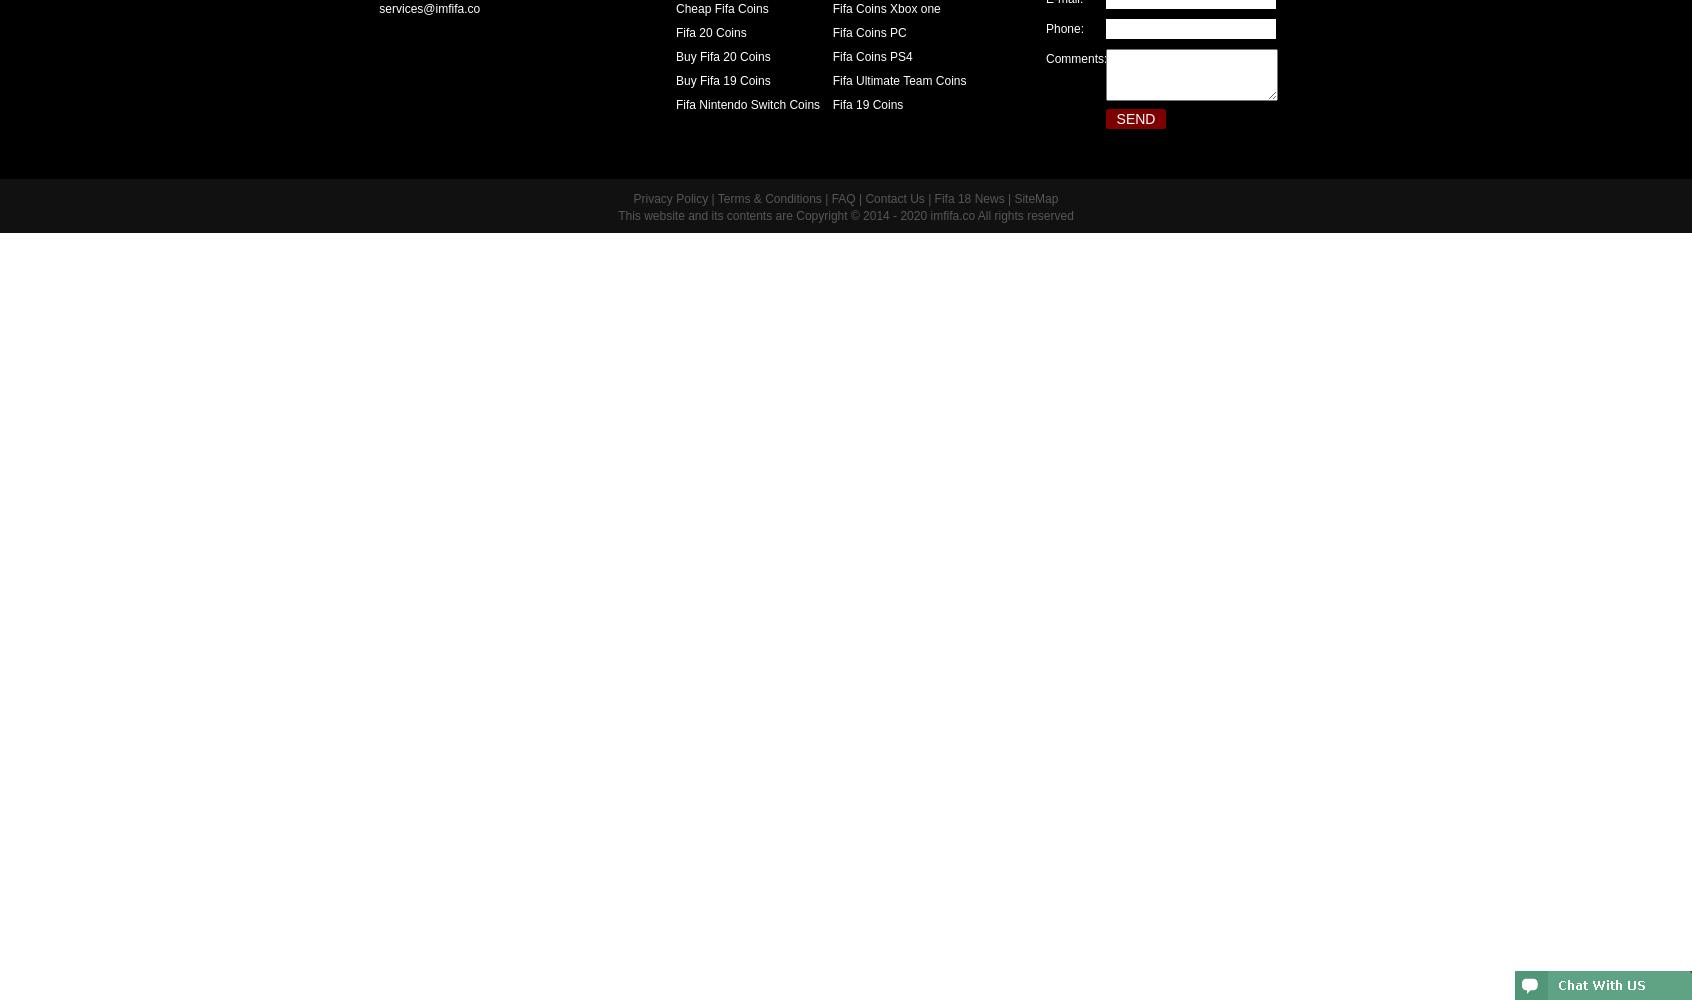 The width and height of the screenshot is (1692, 1000). Describe the element at coordinates (675, 104) in the screenshot. I see `'Fifa Nintendo Switch Coins'` at that location.